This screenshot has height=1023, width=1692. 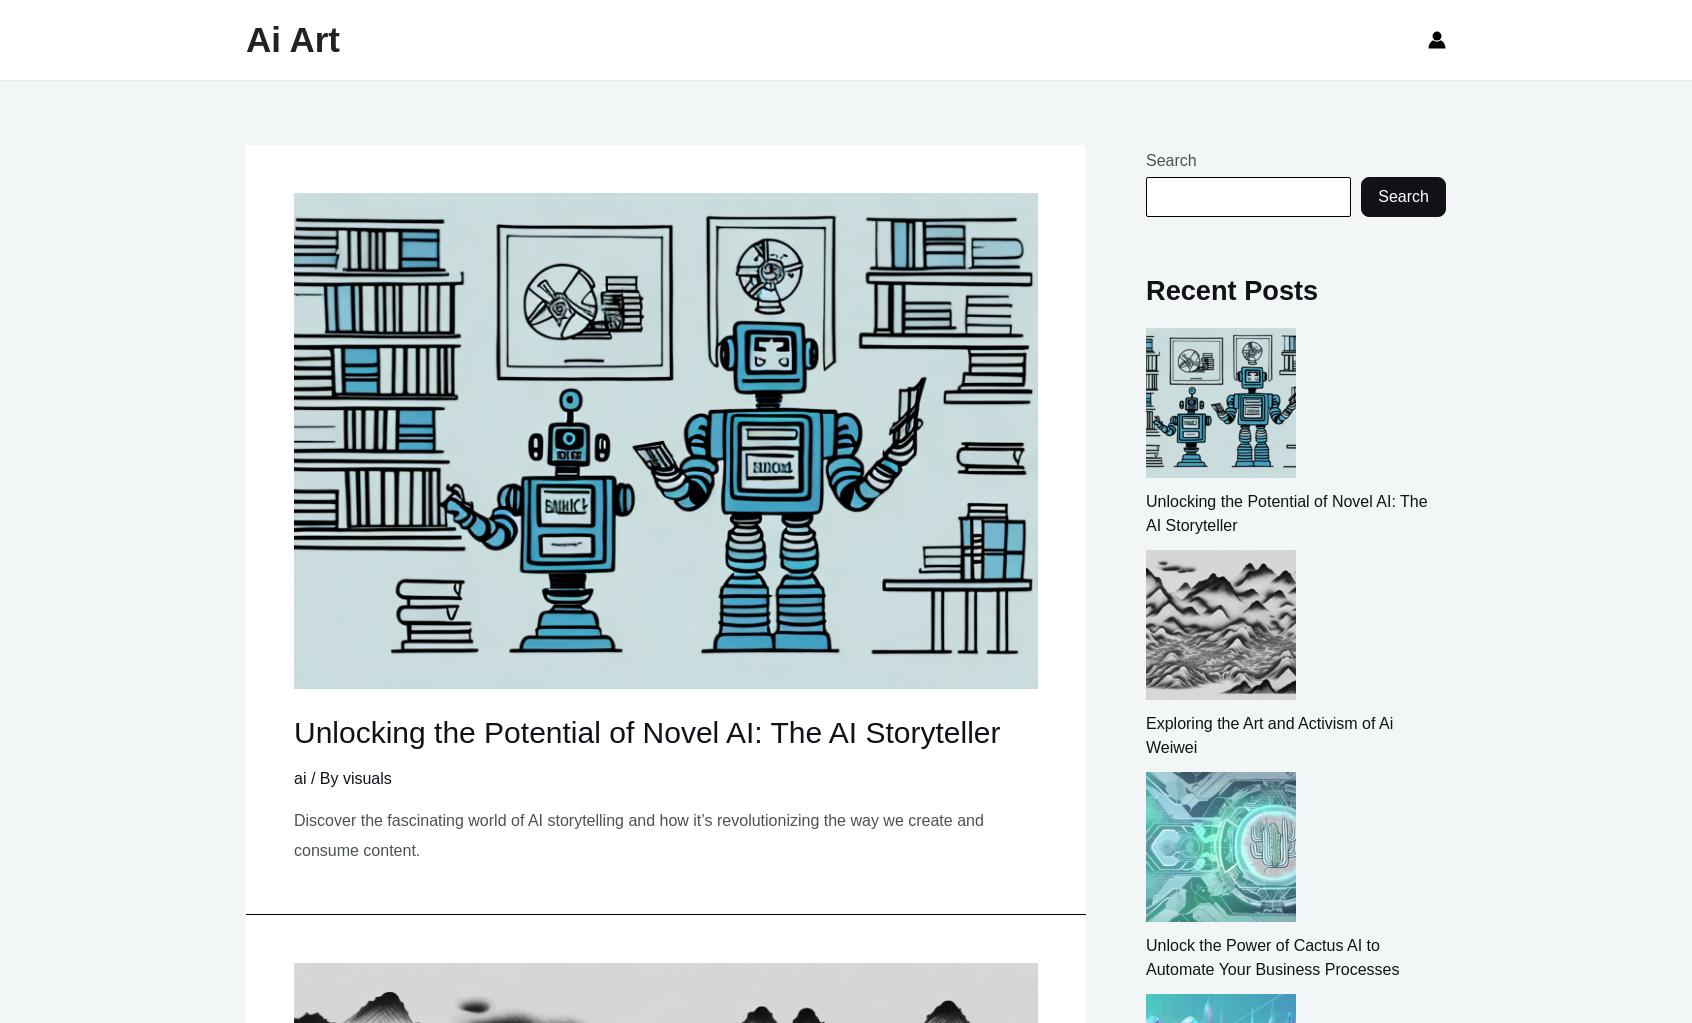 I want to click on 'Recent Posts', so click(x=1231, y=289).